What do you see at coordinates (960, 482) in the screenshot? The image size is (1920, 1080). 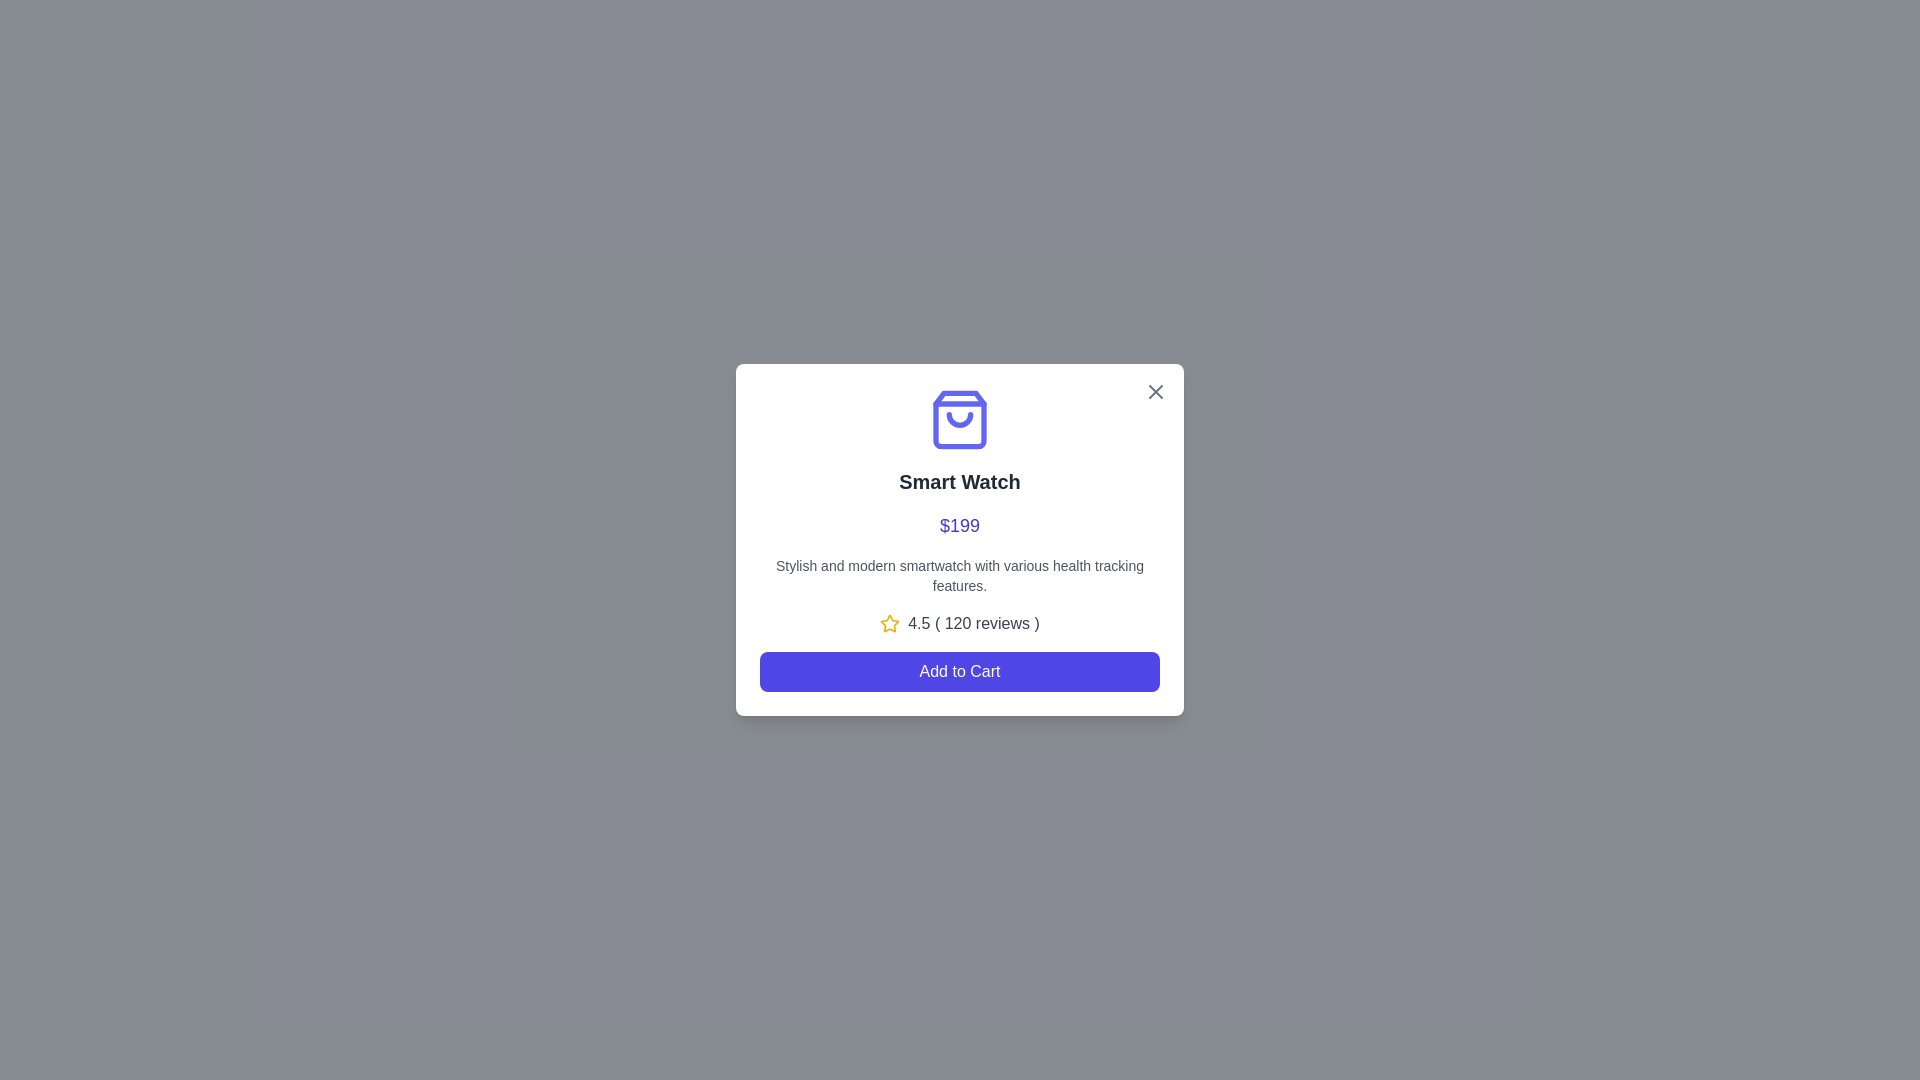 I see `text displayed in the Text Label identifying the product as 'Smart Watch', which is located near the top of the modal, centered below the shopping bag icon` at bounding box center [960, 482].